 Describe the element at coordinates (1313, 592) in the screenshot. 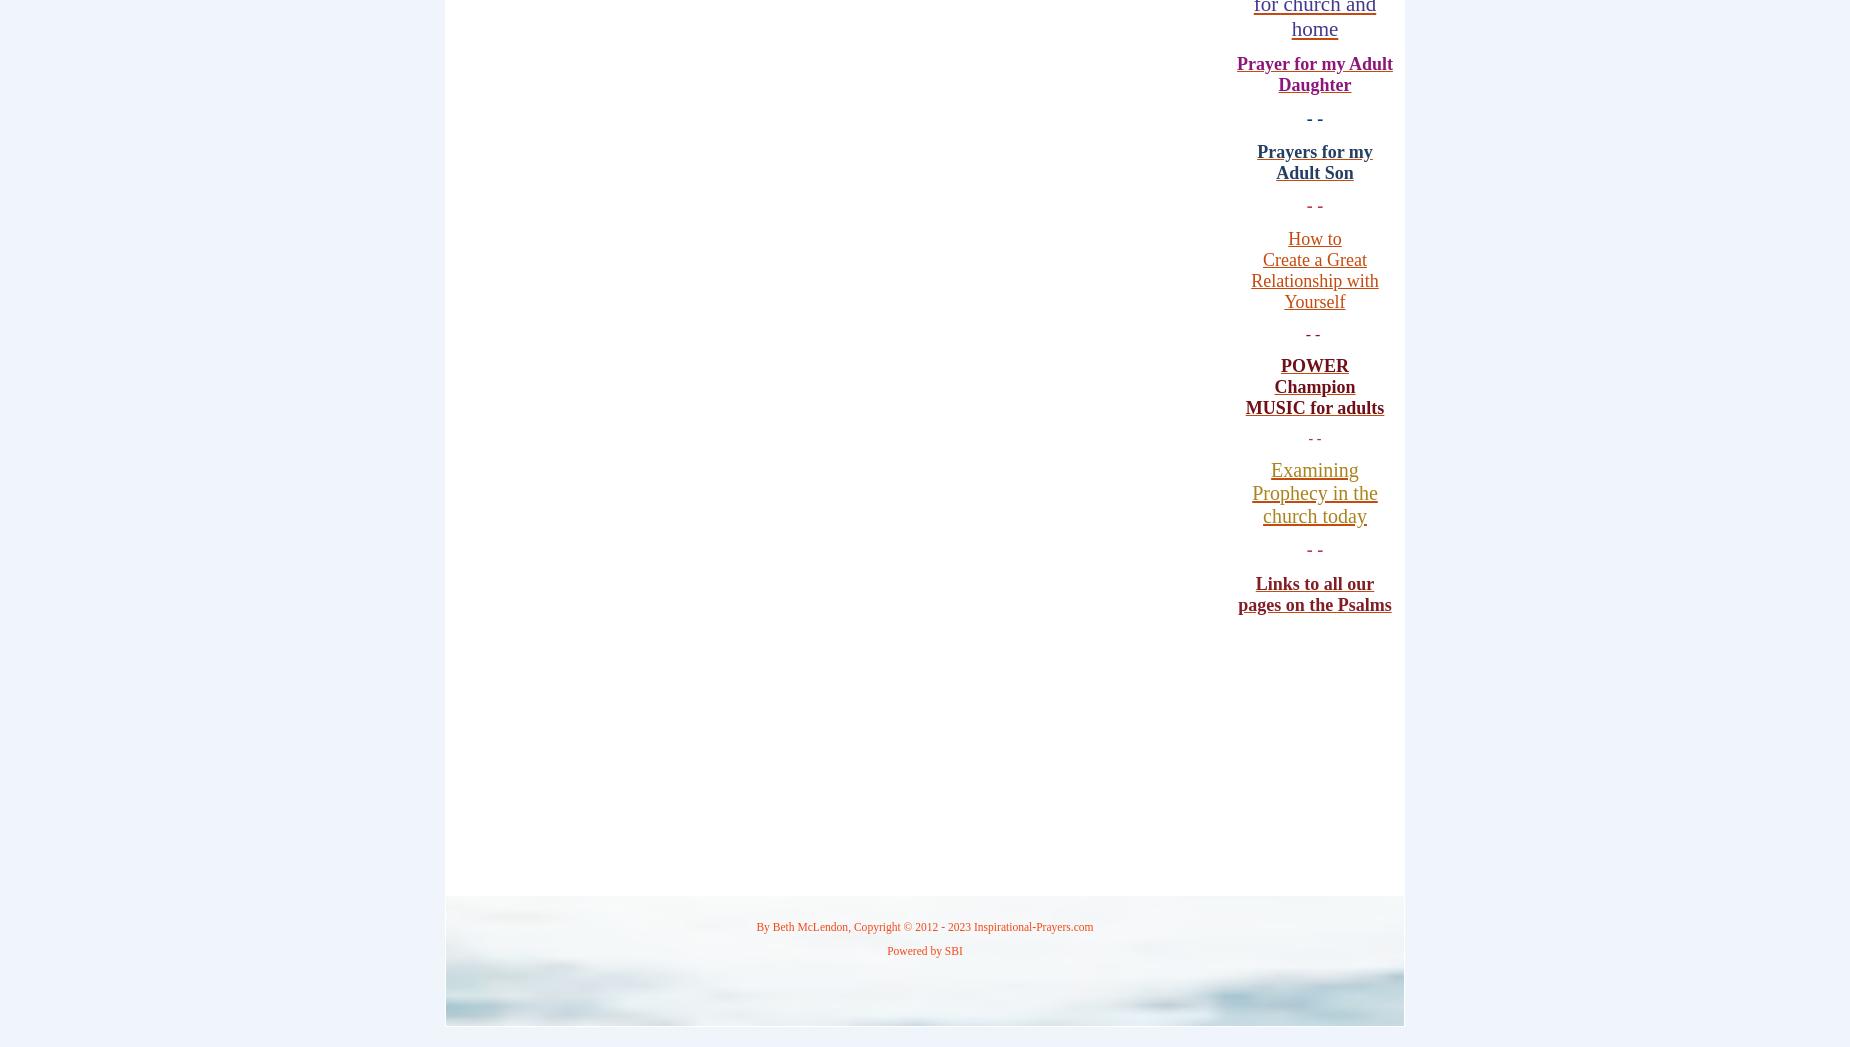

I see `'Links to all our pages on the Psalms'` at that location.